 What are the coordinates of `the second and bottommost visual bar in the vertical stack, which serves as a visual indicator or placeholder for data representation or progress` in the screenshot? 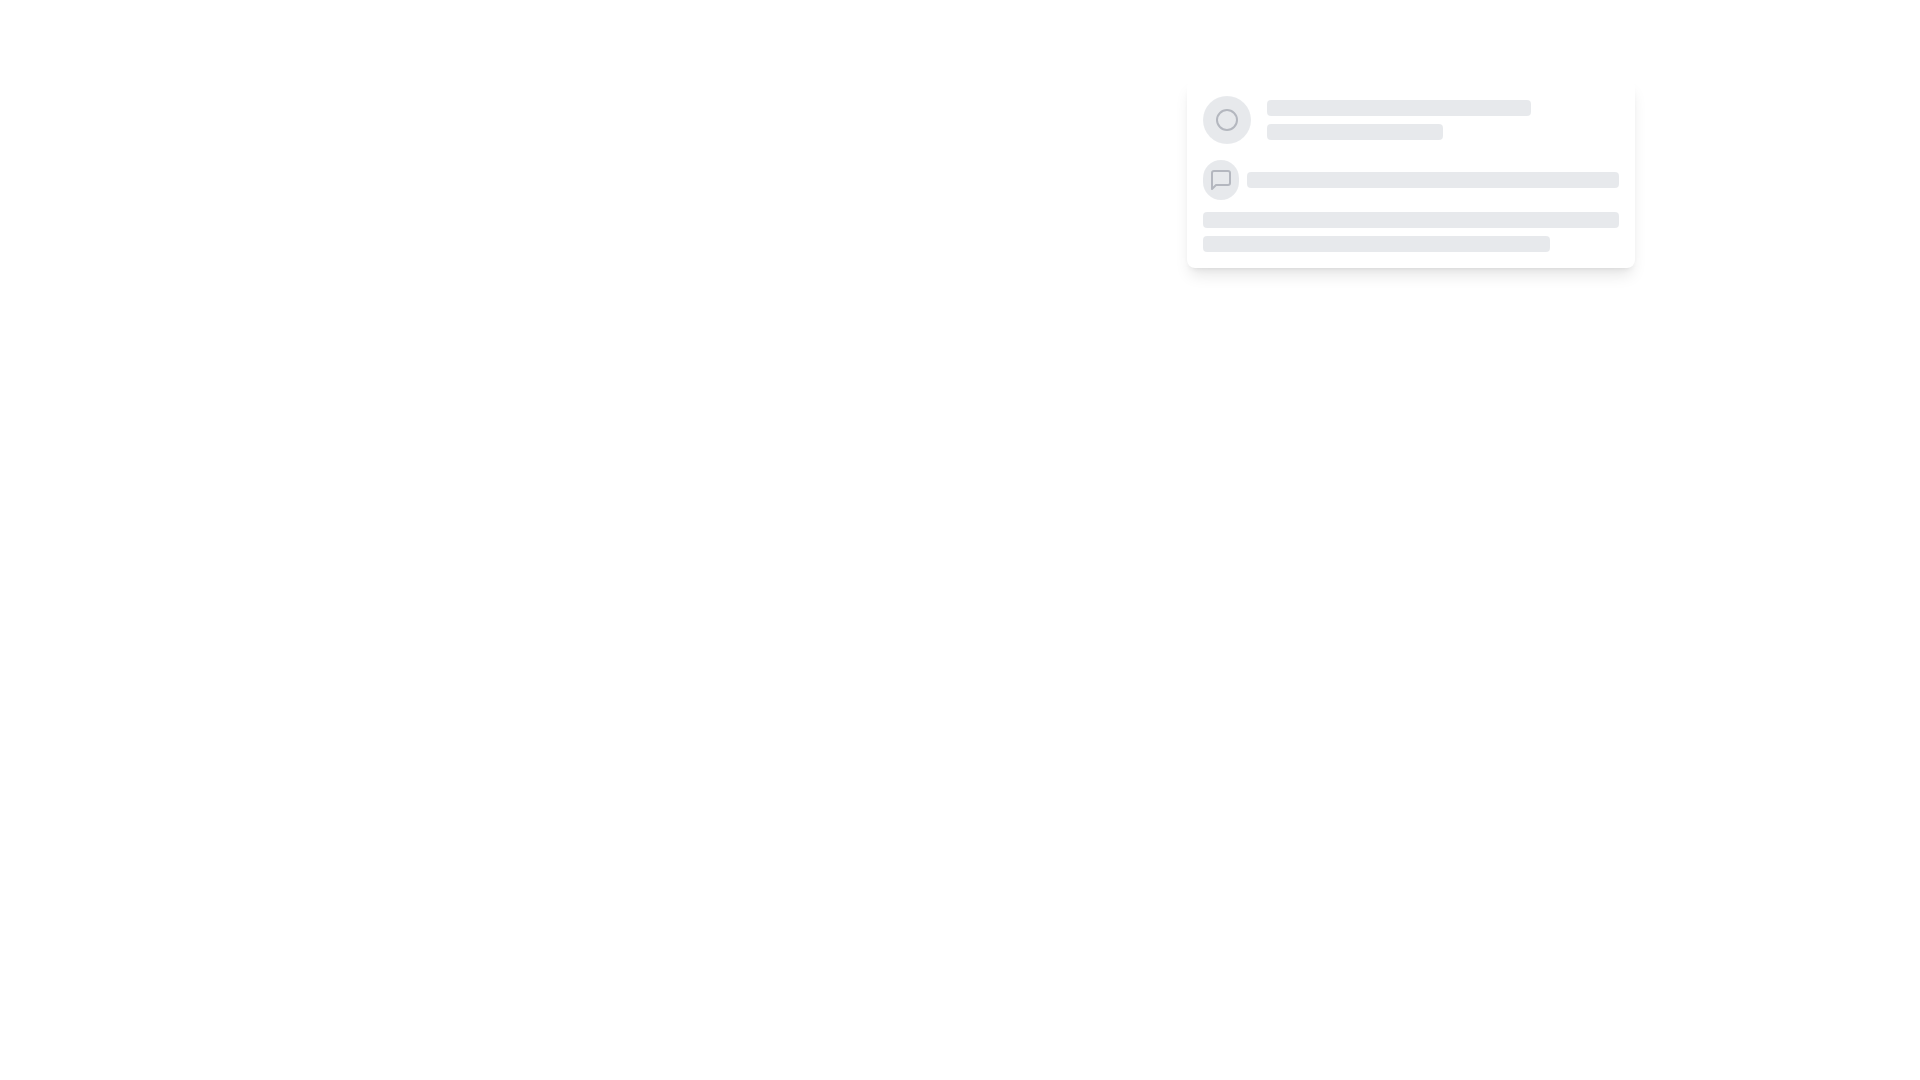 It's located at (1354, 131).